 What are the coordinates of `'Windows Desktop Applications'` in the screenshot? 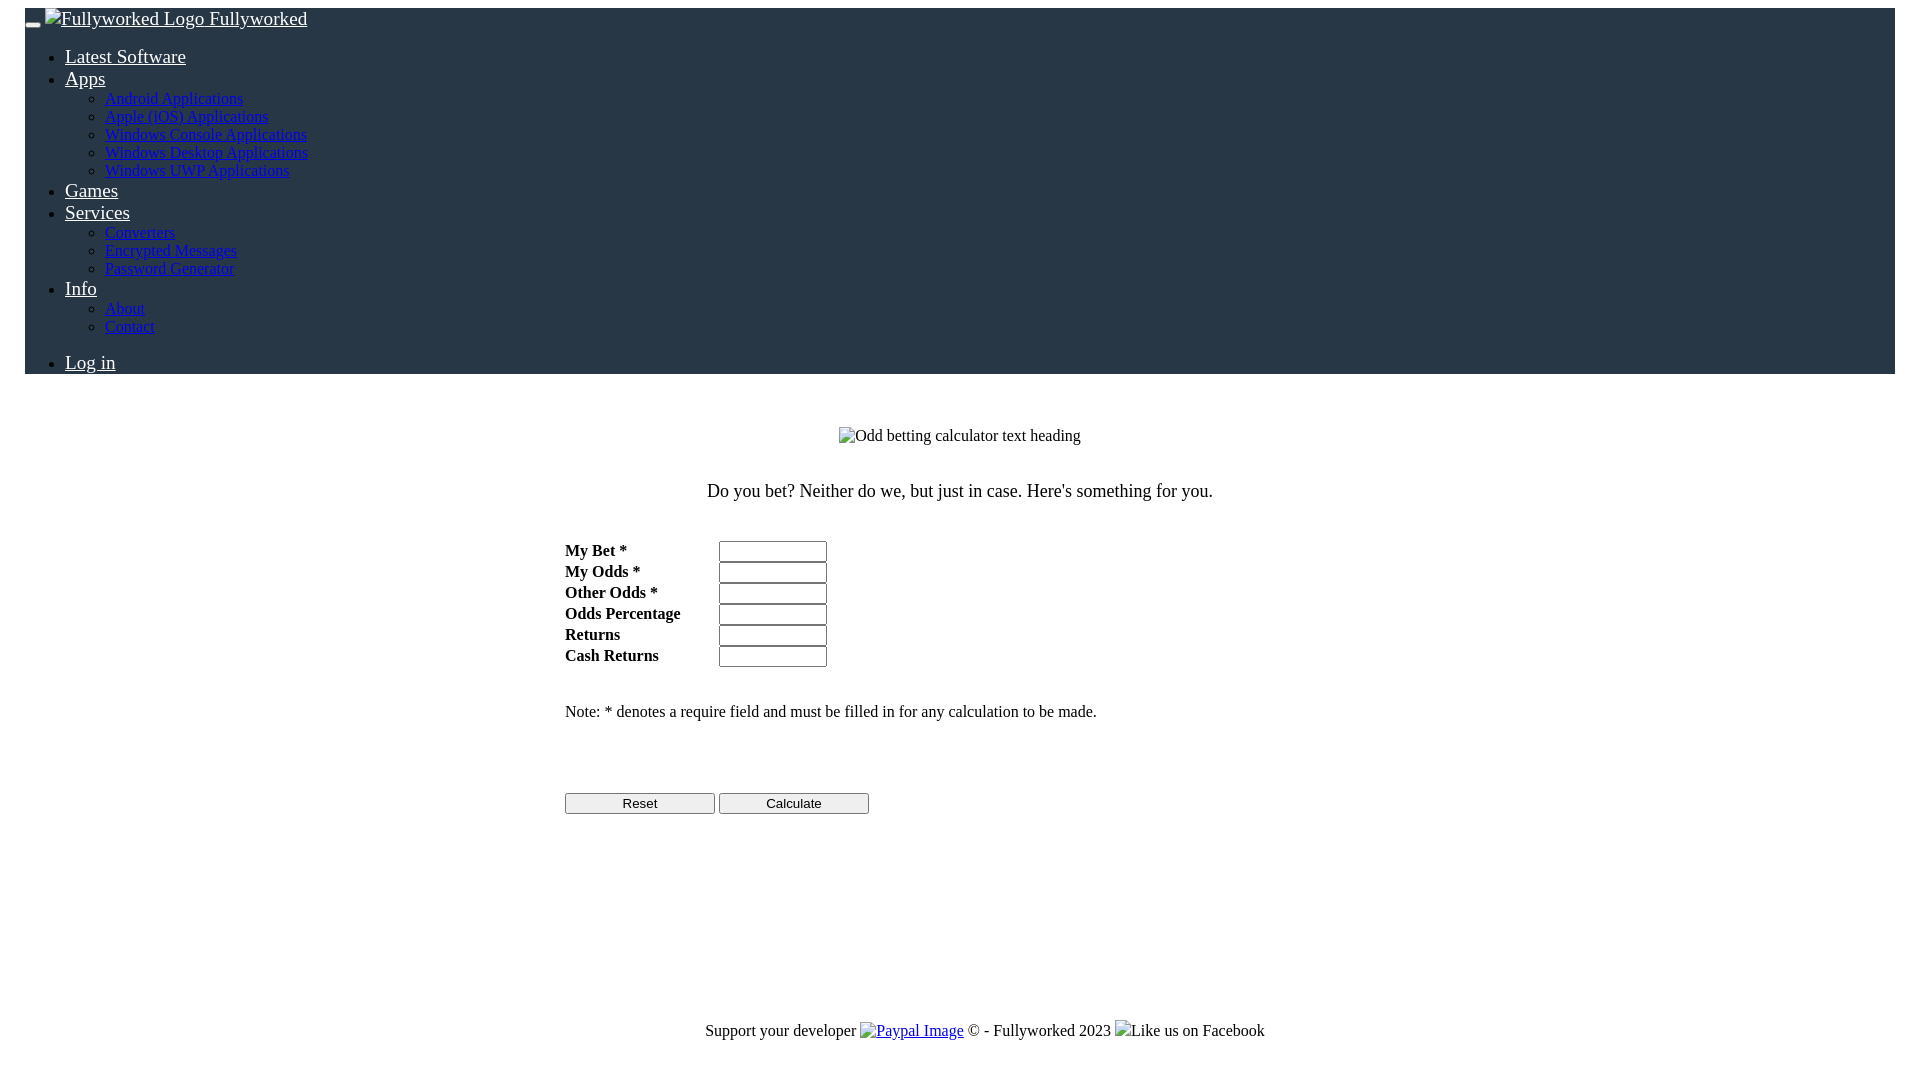 It's located at (206, 151).